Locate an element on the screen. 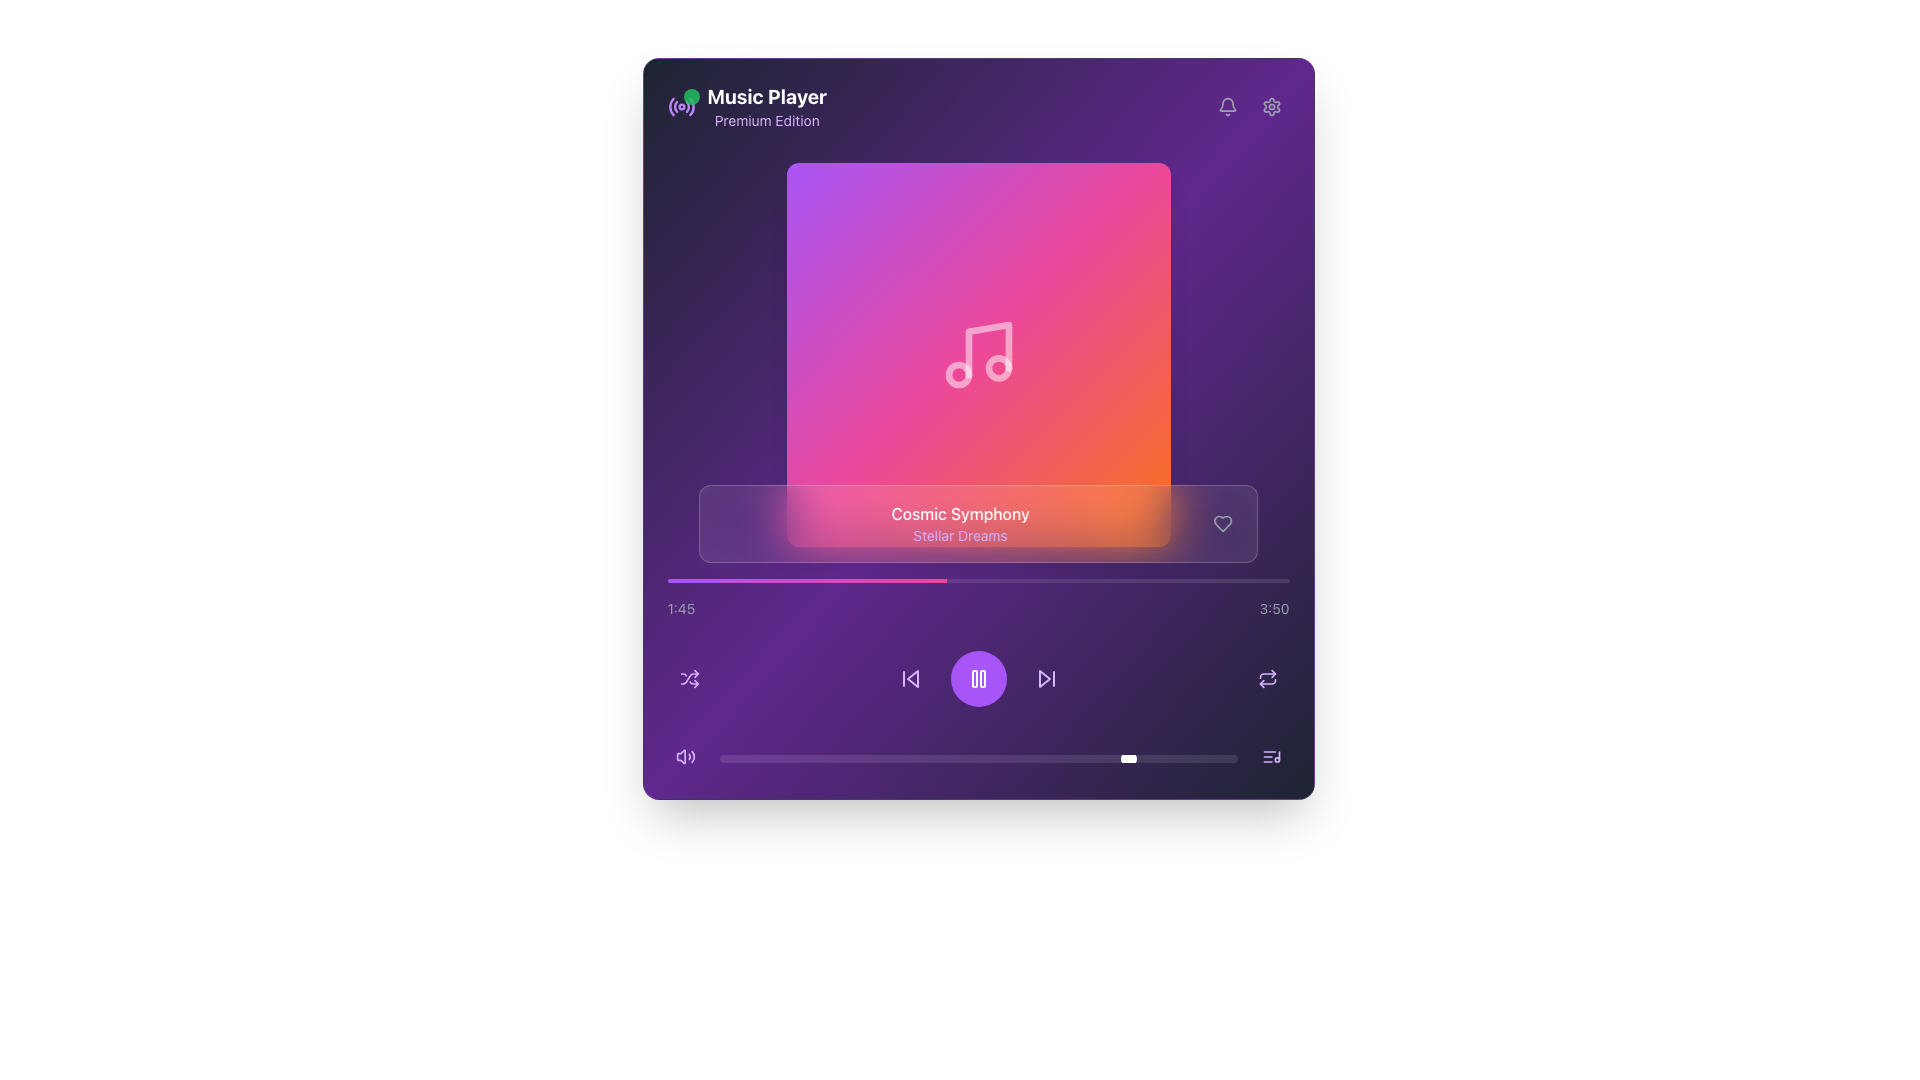 The height and width of the screenshot is (1080, 1920). the white, semi-transparent music note SVG icon located at the center of a gradient background, surrounded by music player controls is located at coordinates (978, 353).